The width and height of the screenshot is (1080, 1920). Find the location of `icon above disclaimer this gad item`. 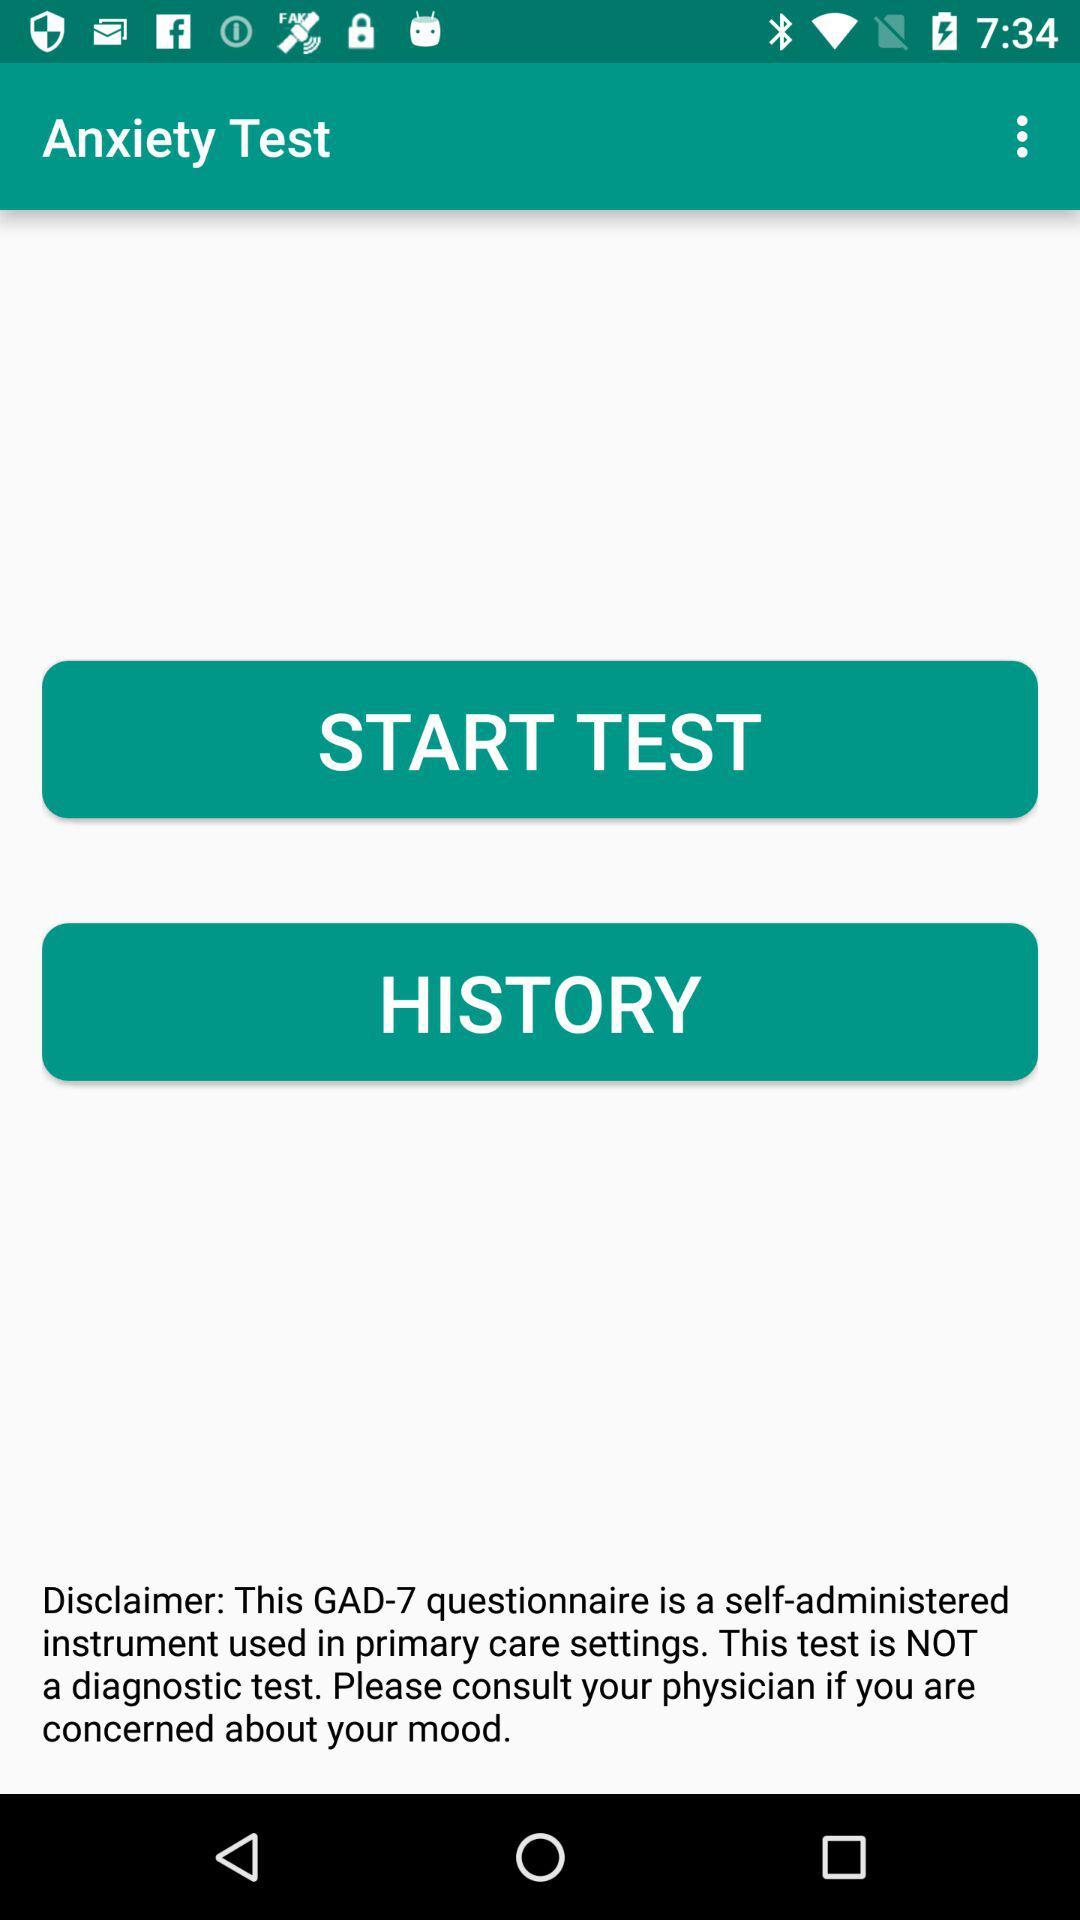

icon above disclaimer this gad item is located at coordinates (540, 1002).